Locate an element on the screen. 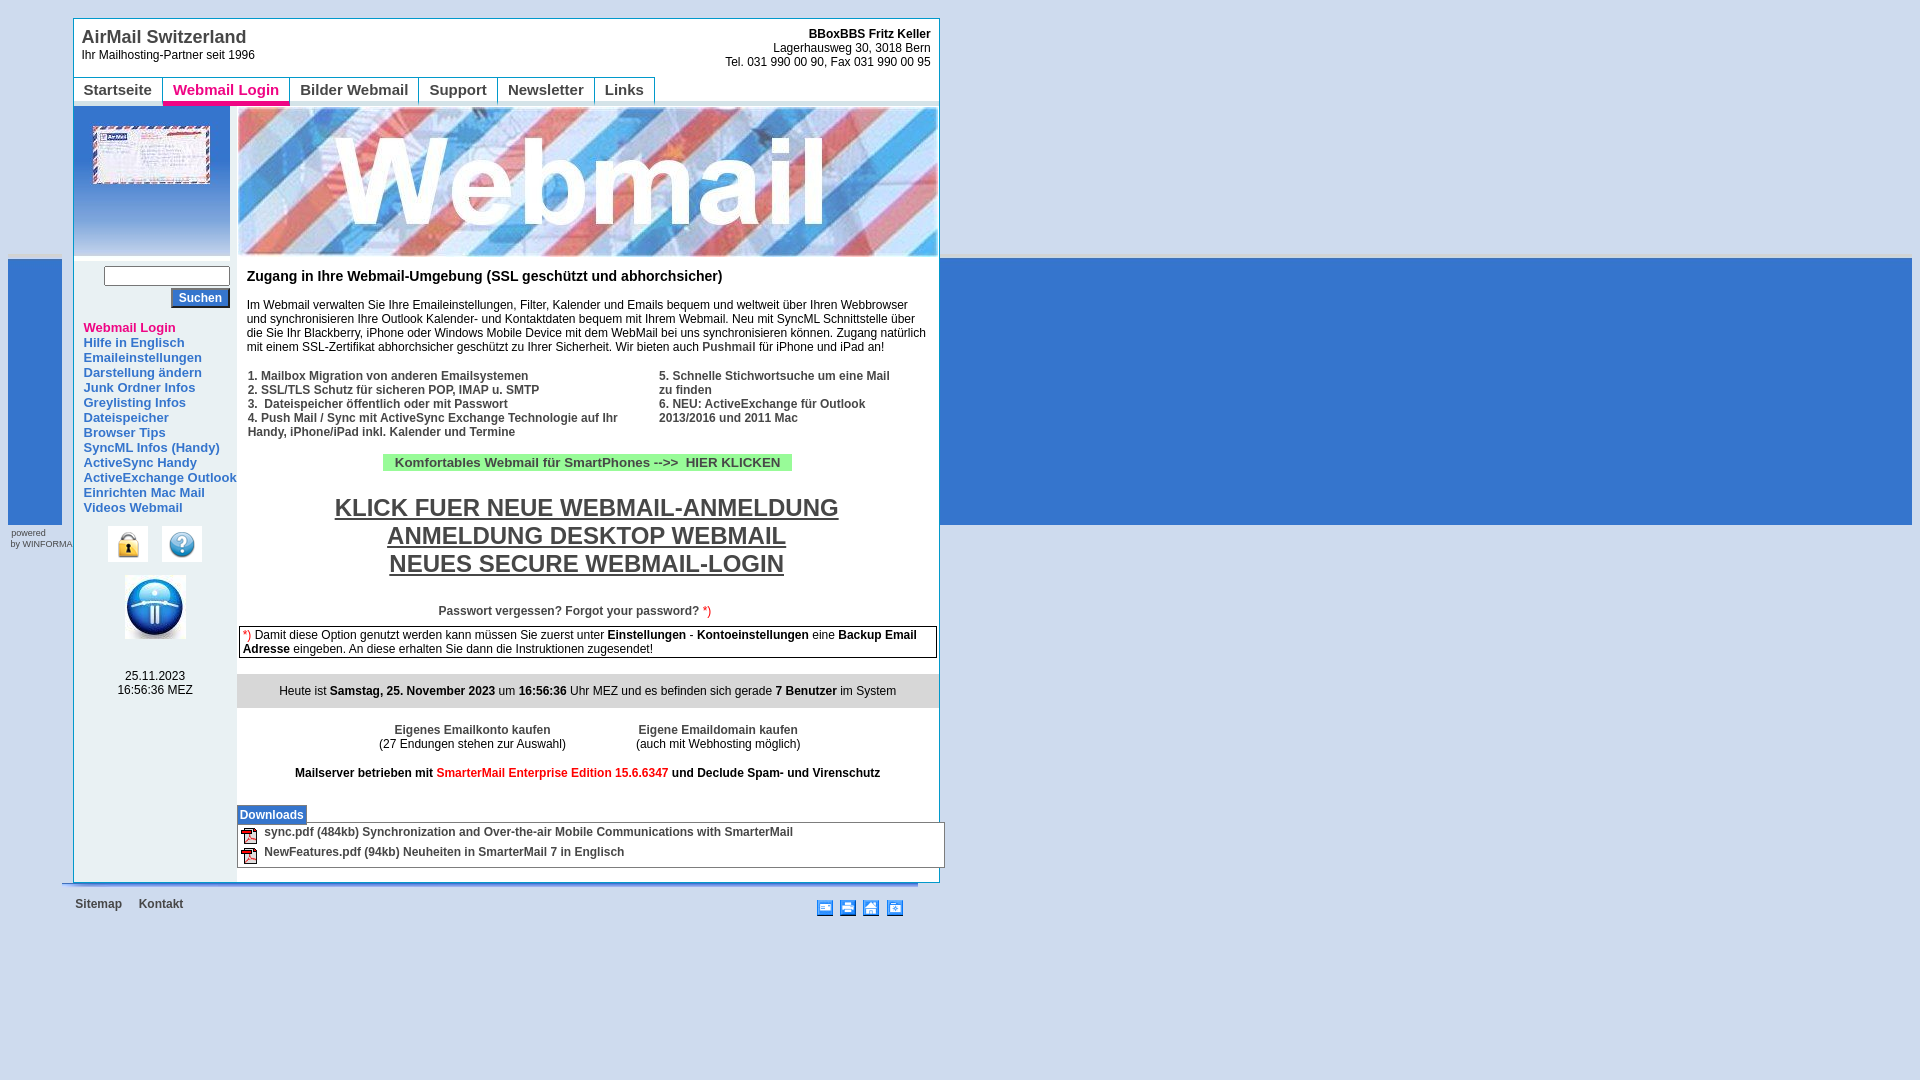  'Emaileinstellungen' is located at coordinates (137, 356).